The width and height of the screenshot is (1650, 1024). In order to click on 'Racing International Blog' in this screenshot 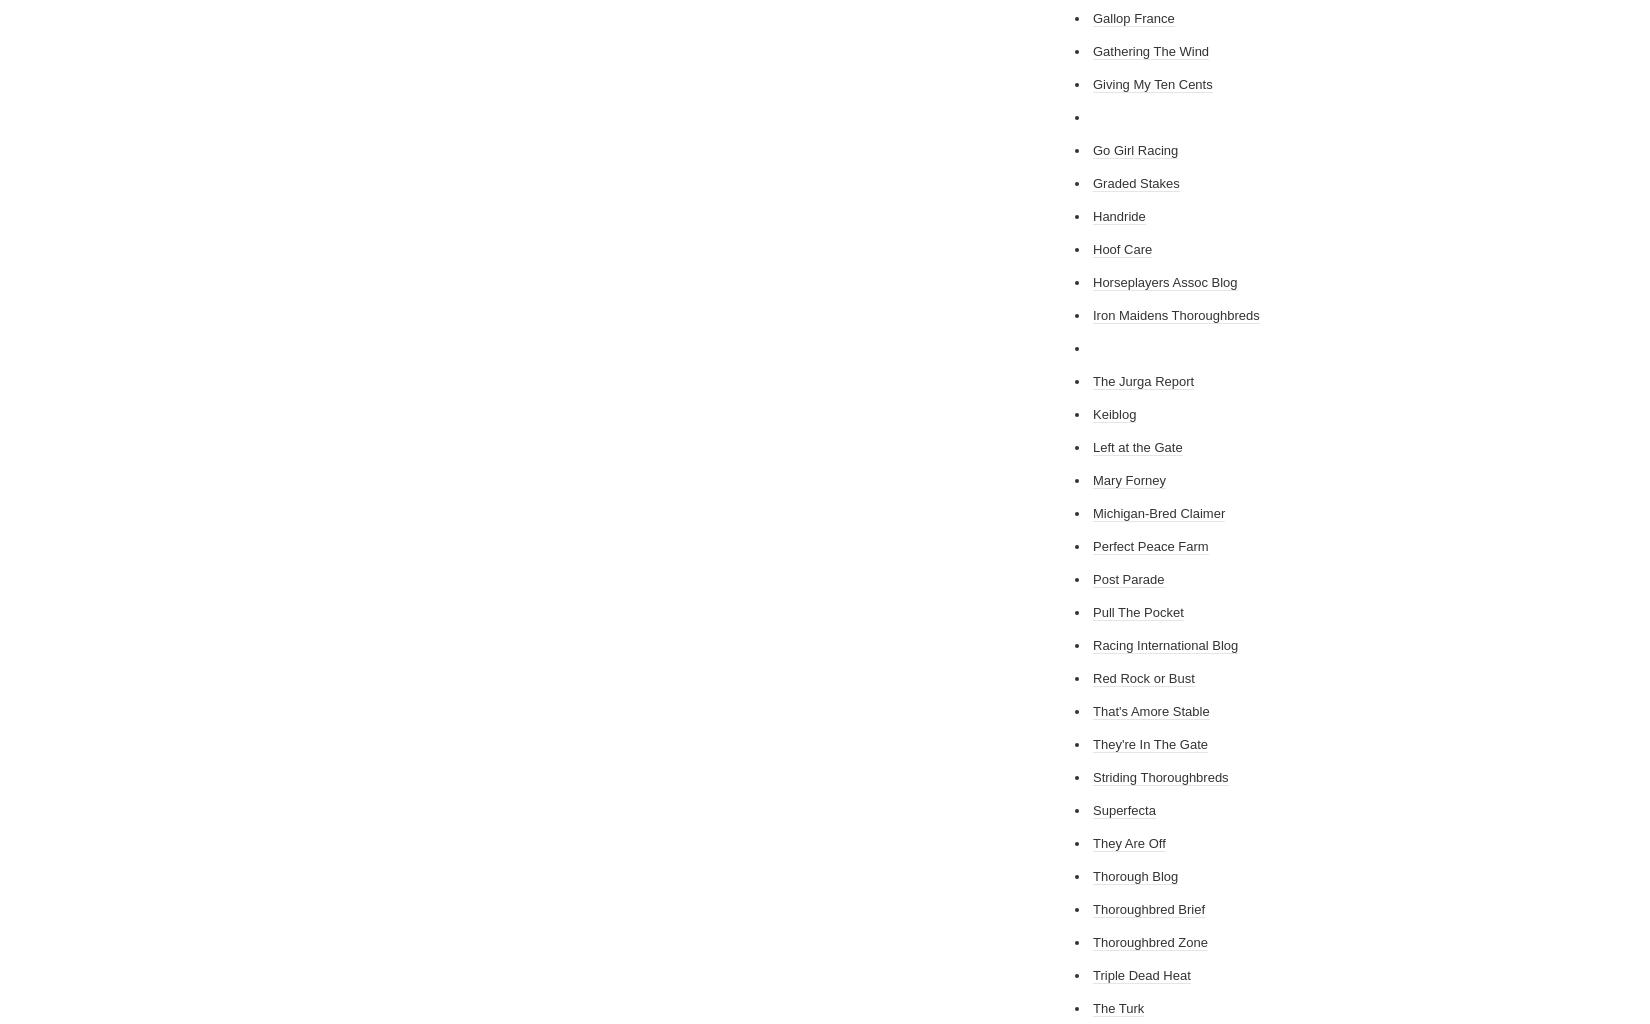, I will do `click(1165, 644)`.